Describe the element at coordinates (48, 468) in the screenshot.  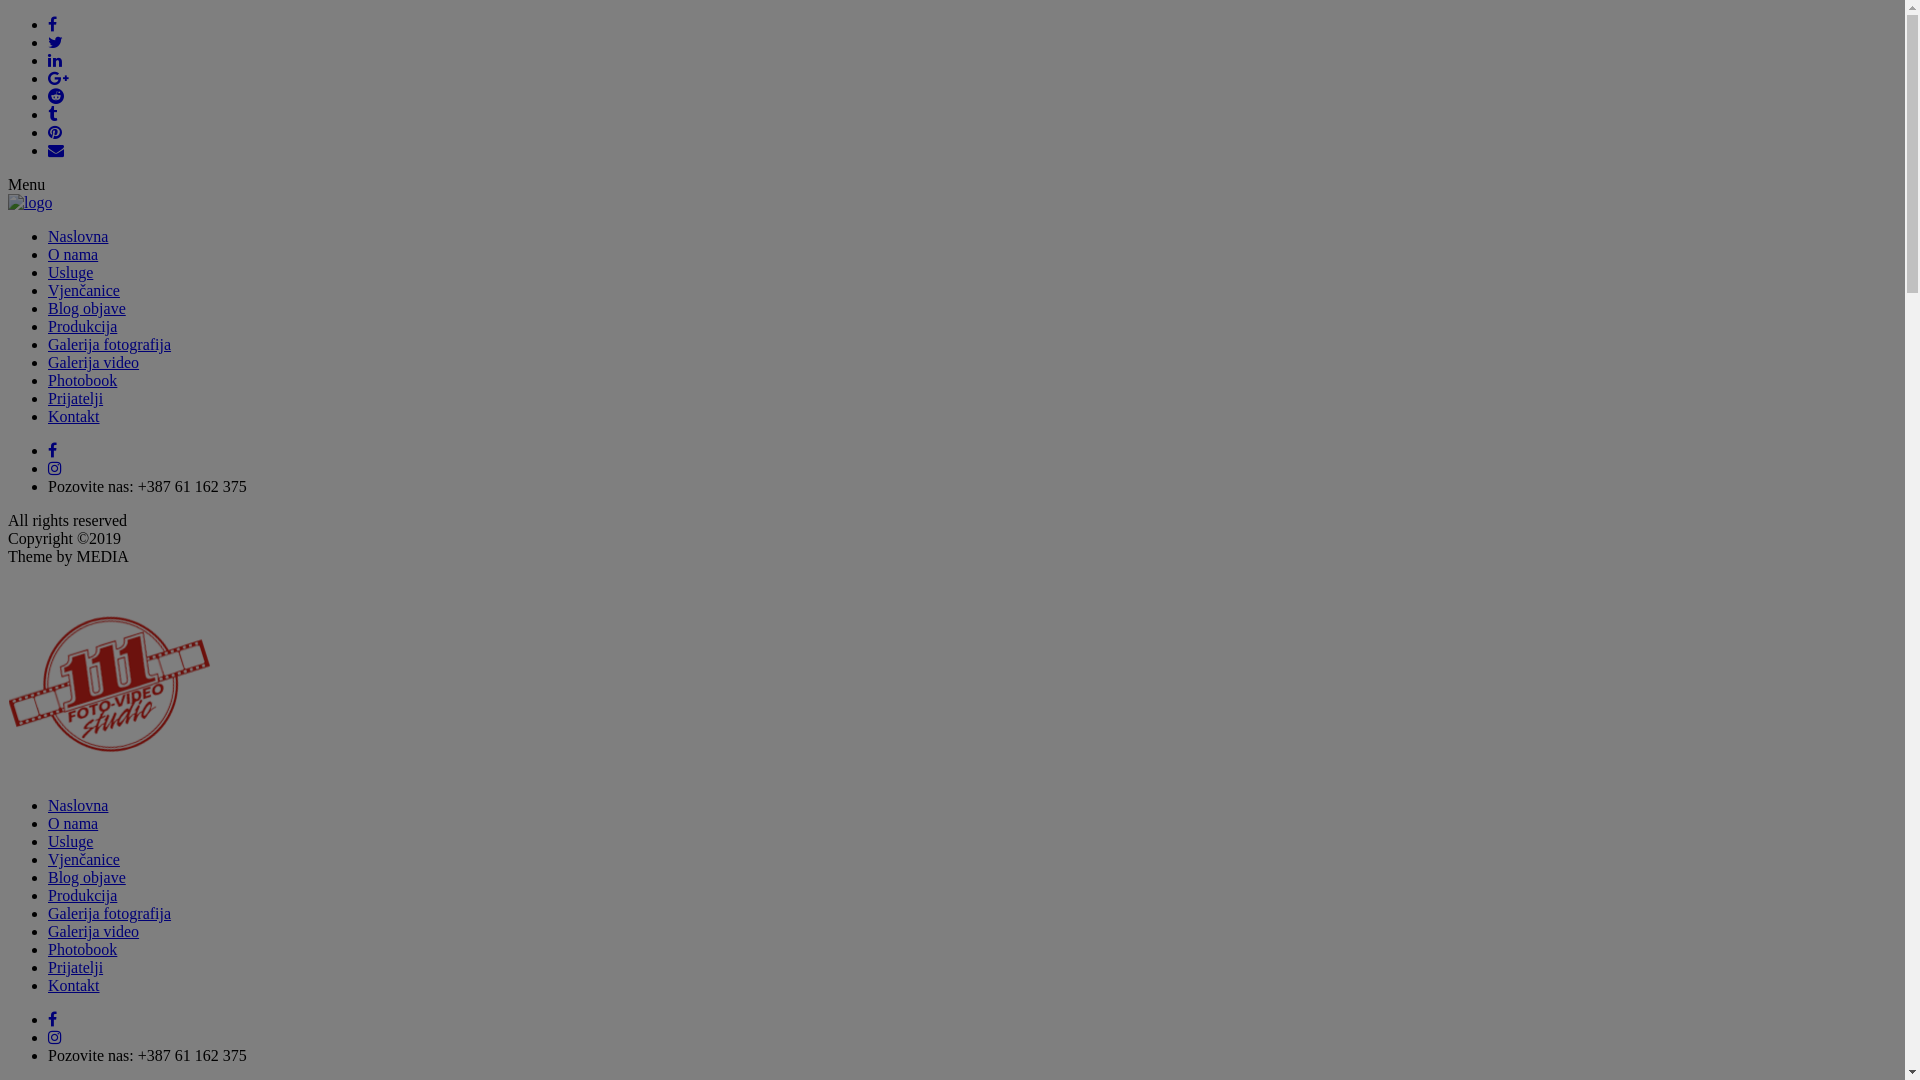
I see `'Instagram'` at that location.